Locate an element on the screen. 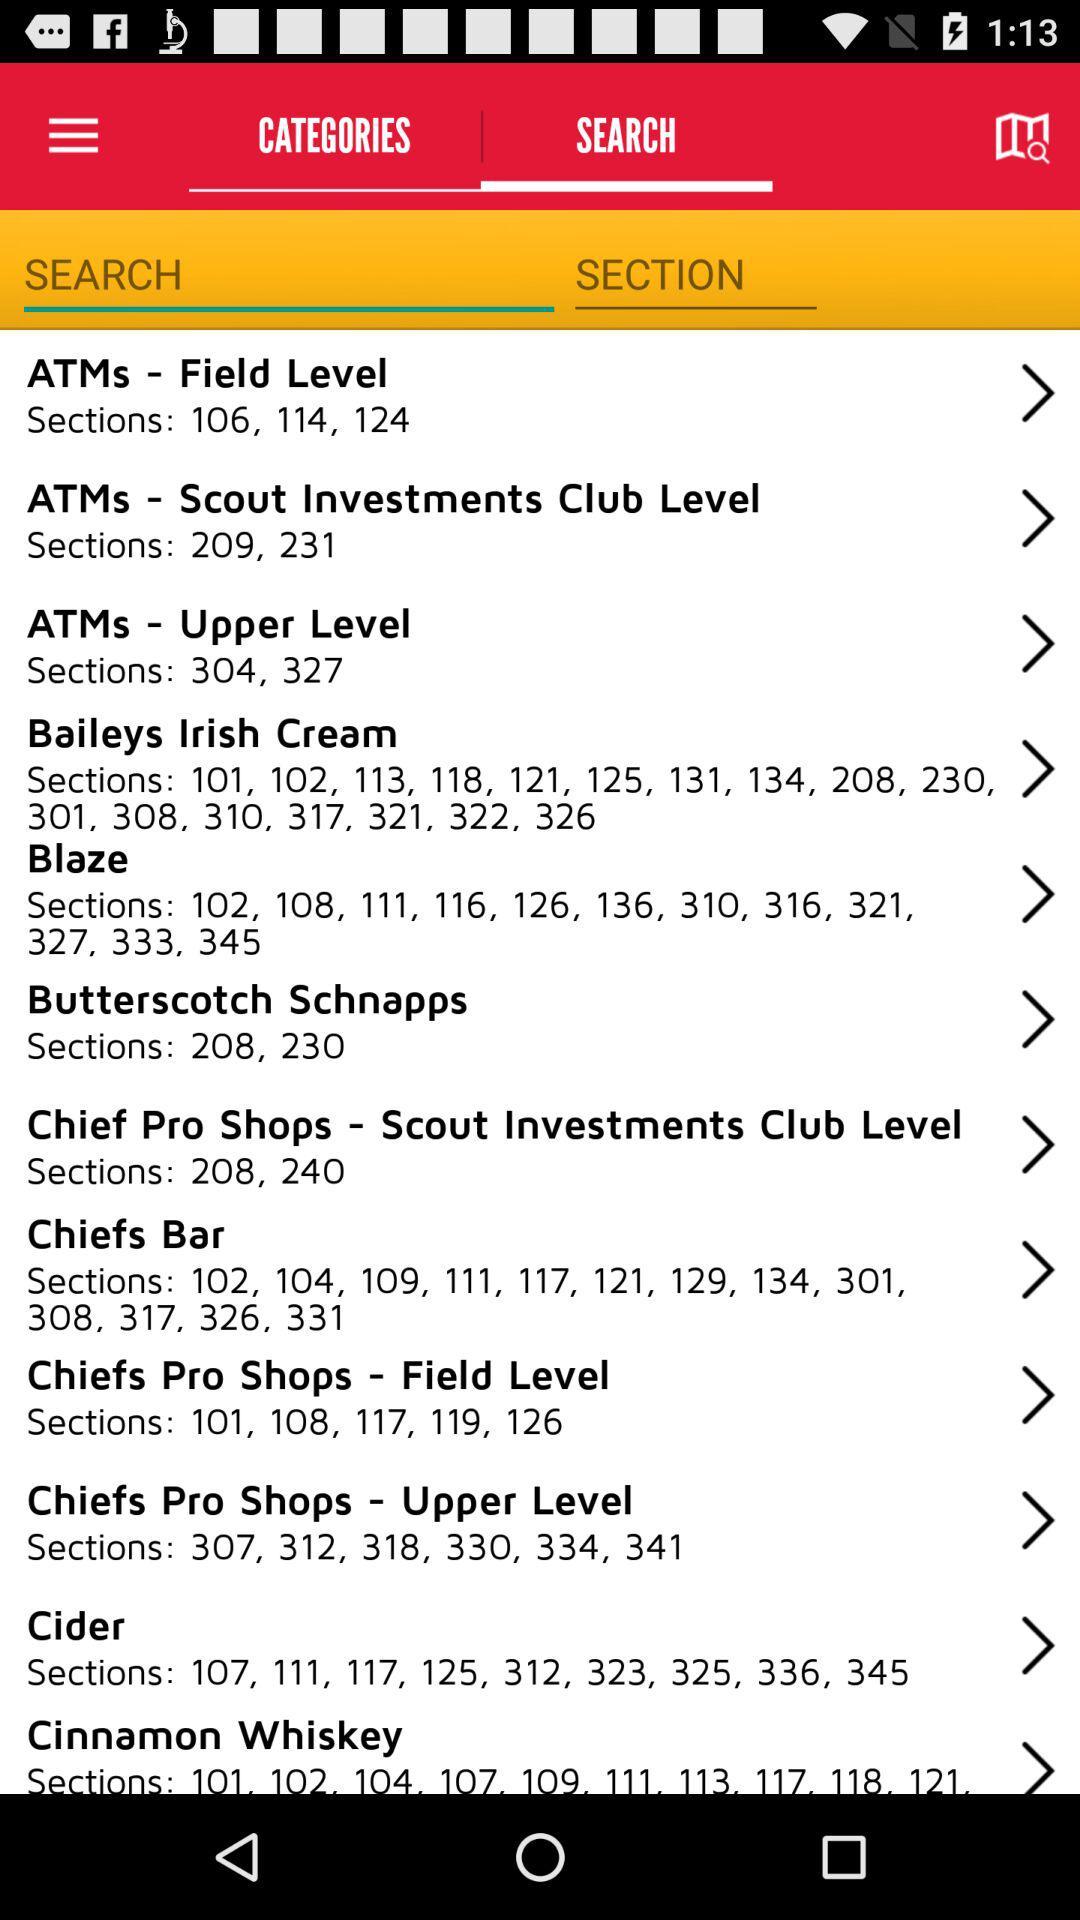 This screenshot has height=1920, width=1080. the icon next to search is located at coordinates (333, 135).